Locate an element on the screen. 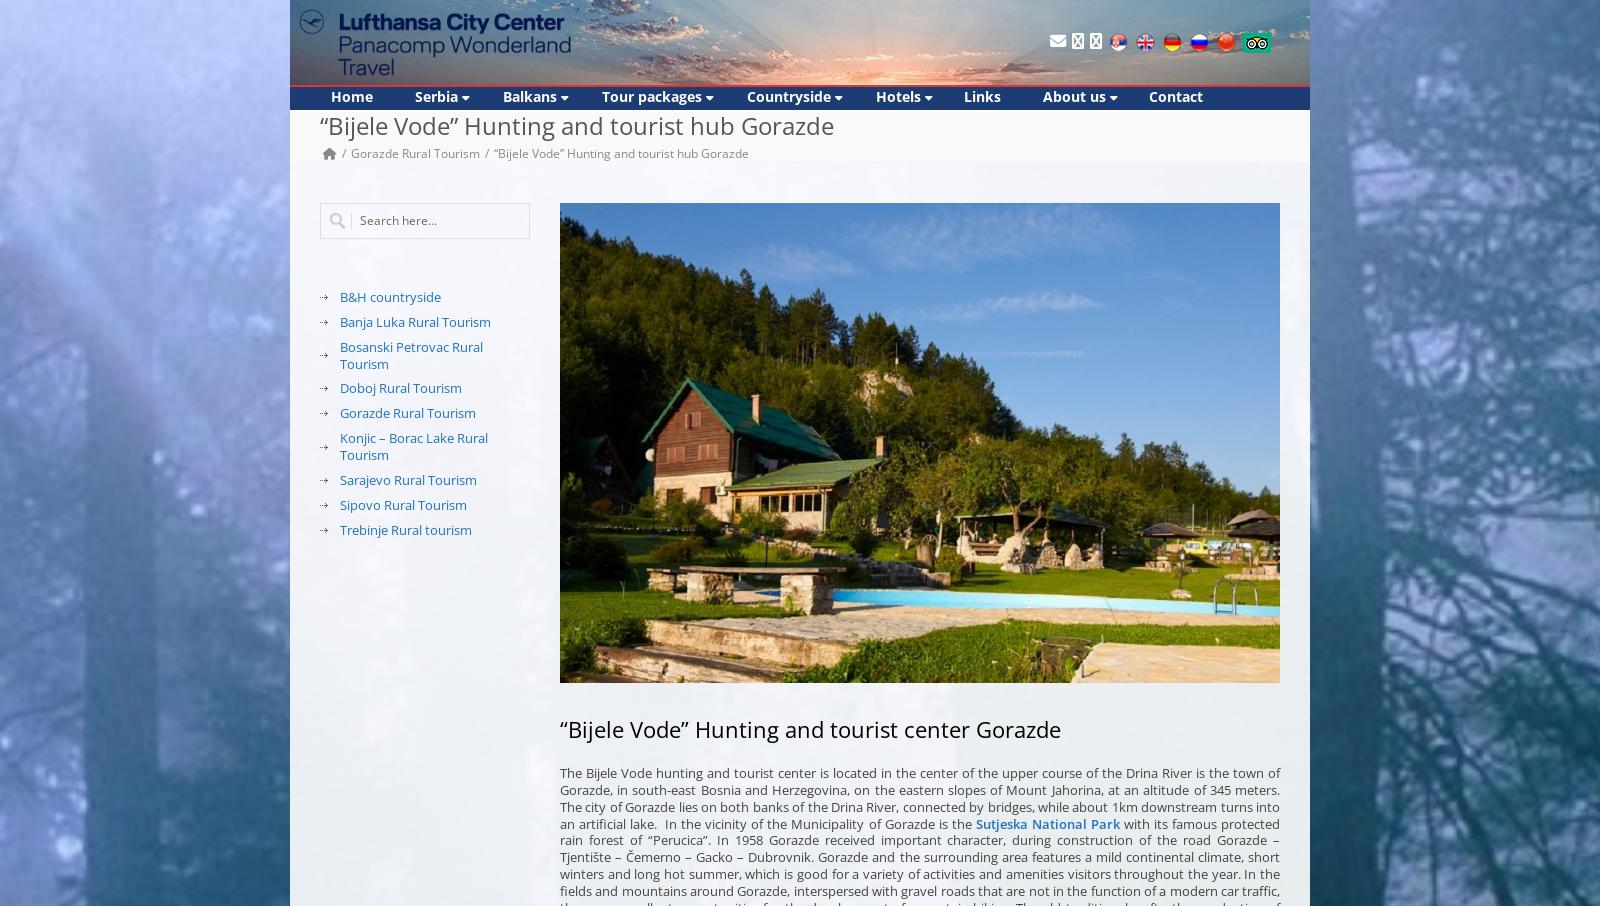 The height and width of the screenshot is (906, 1600). 'In the' is located at coordinates (1261, 874).